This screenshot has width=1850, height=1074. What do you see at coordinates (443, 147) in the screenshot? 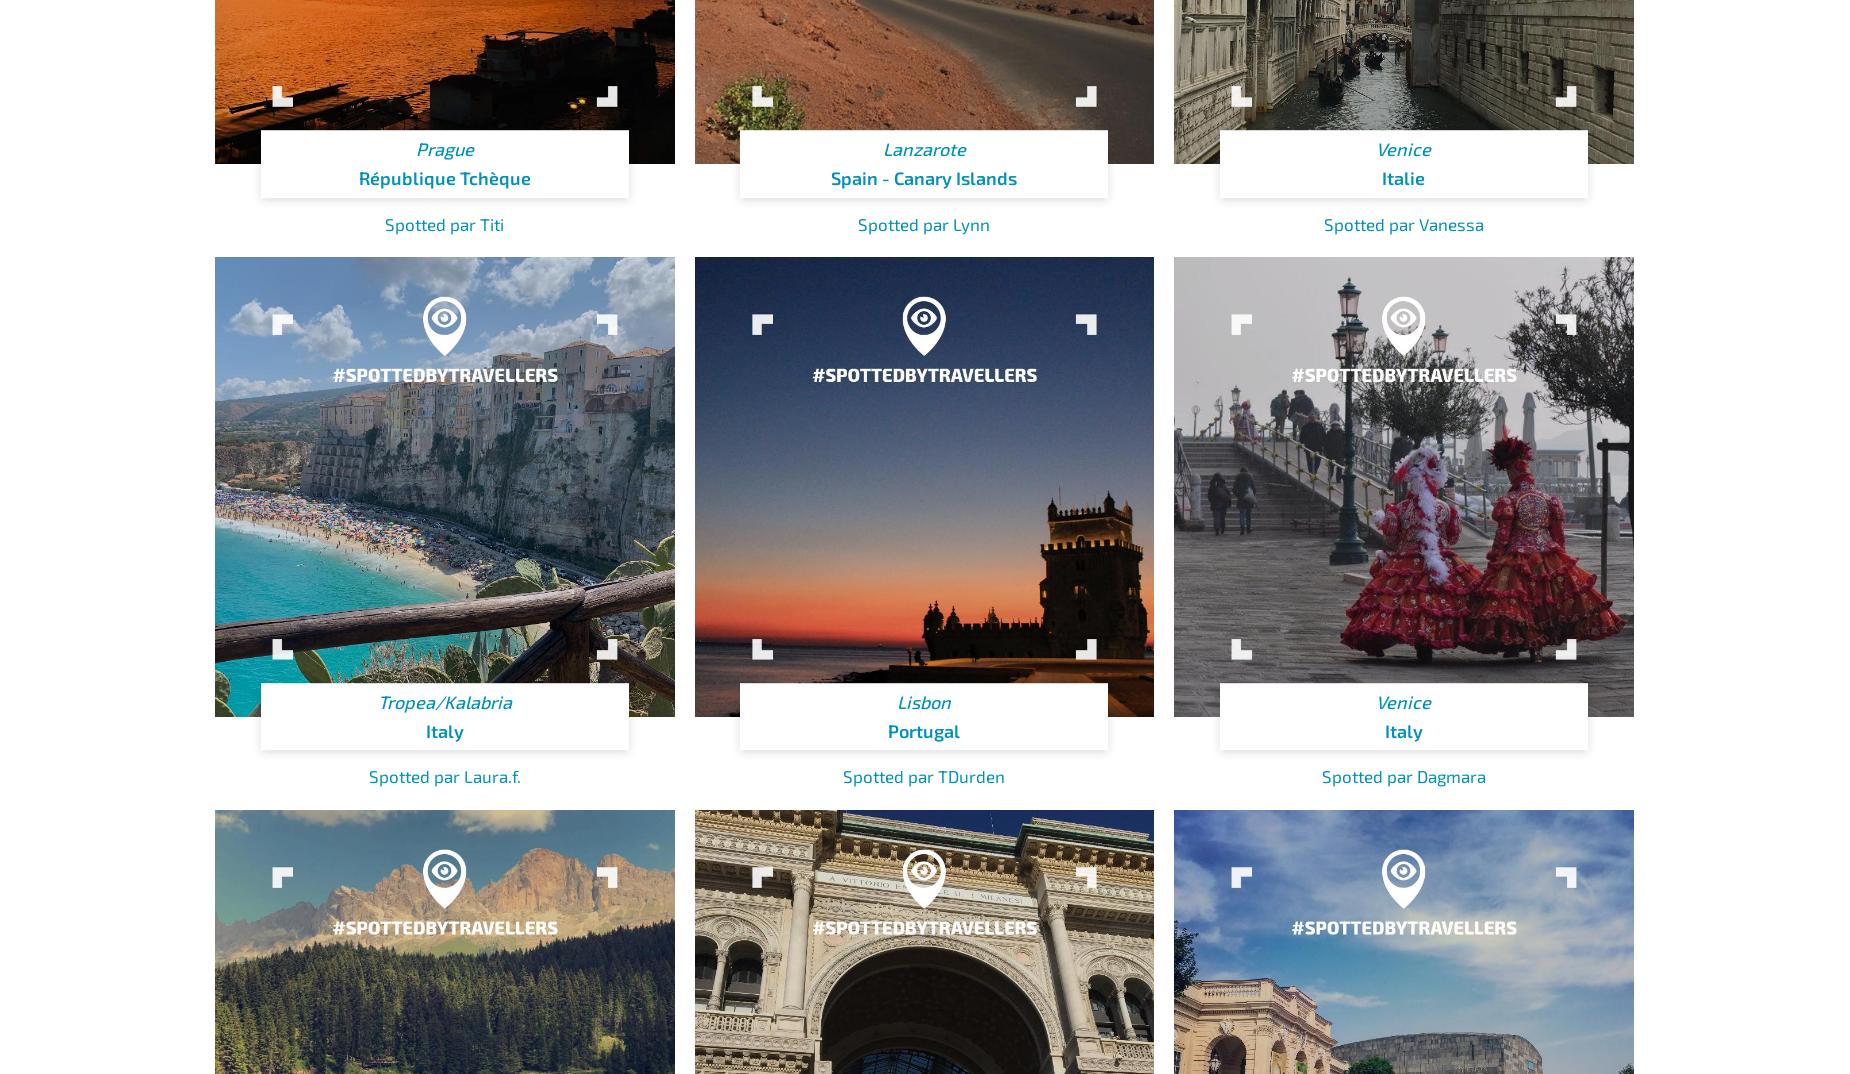
I see `'Prague'` at bounding box center [443, 147].